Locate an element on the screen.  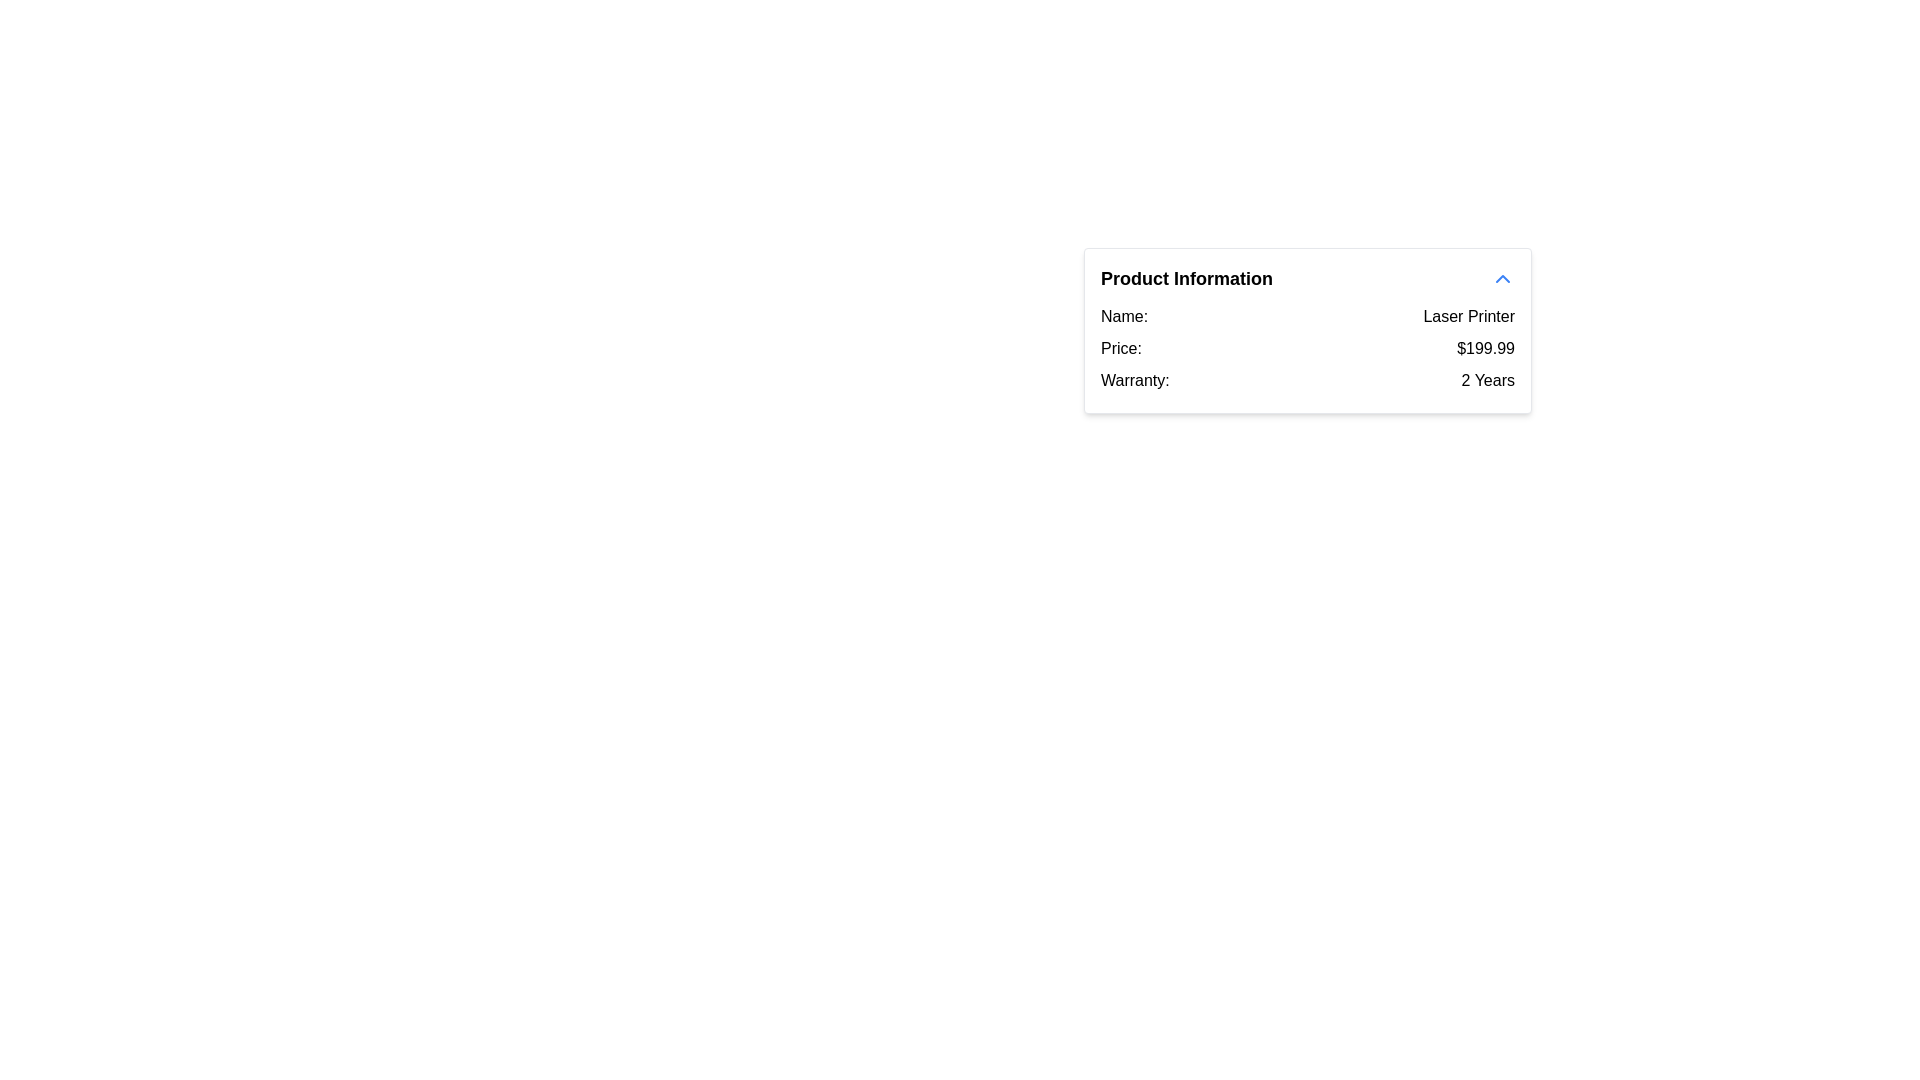
the upward-pointing blue chevron icon located at the rightmost end of the 'Product Information' header is located at coordinates (1502, 278).